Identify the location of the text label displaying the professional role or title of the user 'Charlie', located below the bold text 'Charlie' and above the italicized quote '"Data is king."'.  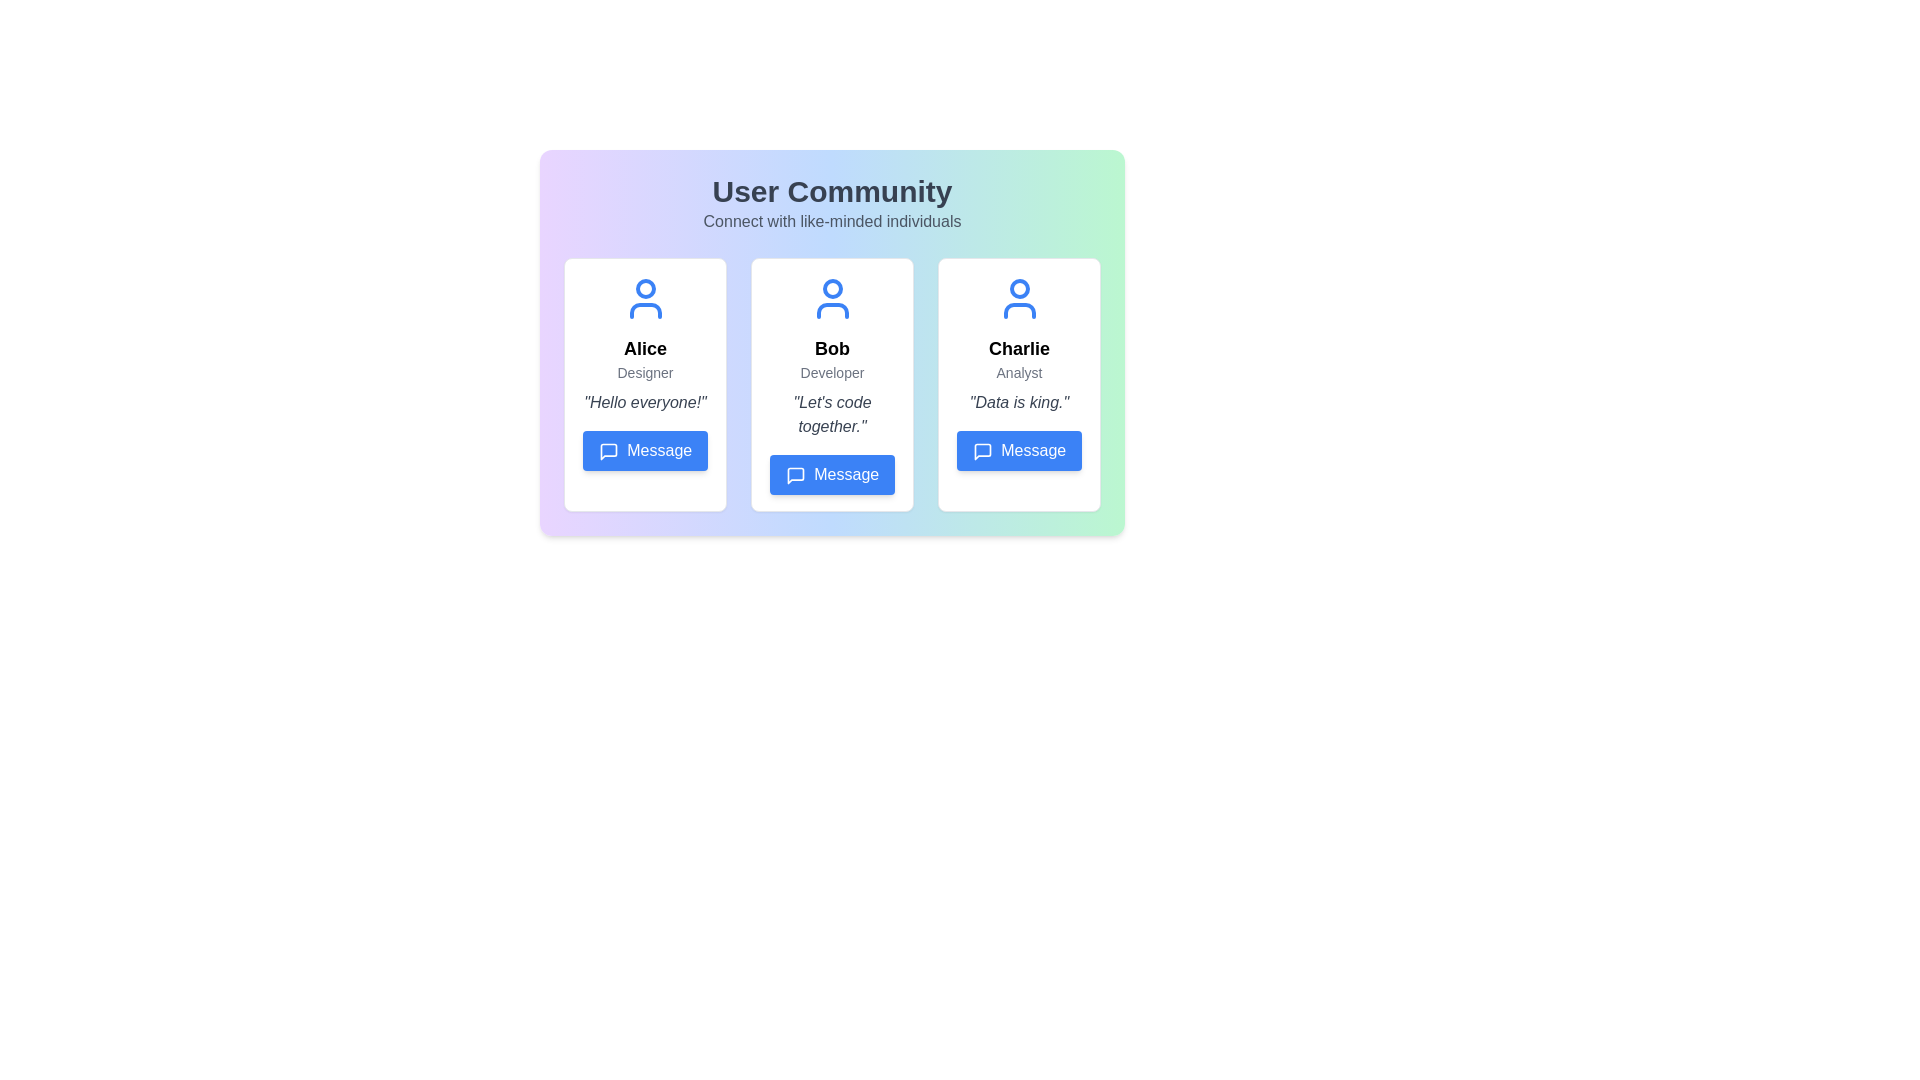
(1019, 373).